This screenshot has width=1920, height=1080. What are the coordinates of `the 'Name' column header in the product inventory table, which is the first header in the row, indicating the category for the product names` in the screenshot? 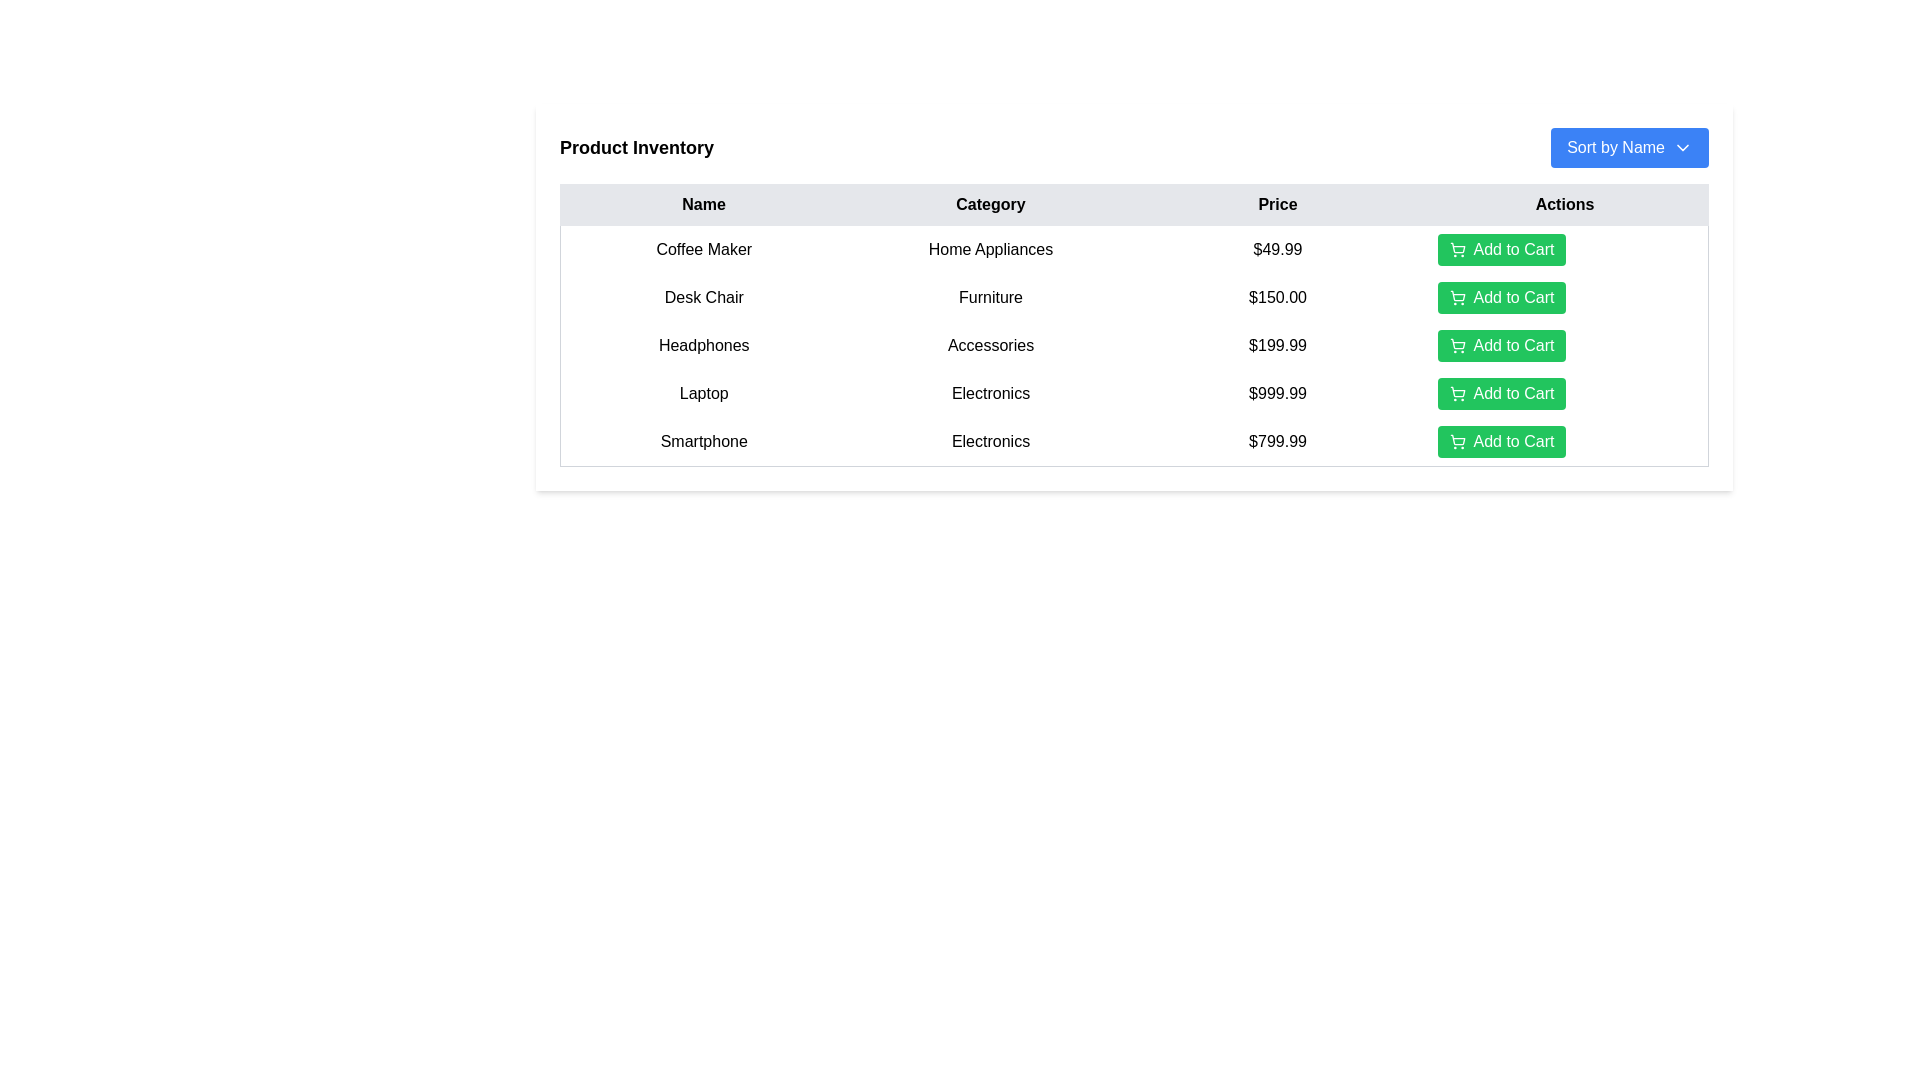 It's located at (704, 204).